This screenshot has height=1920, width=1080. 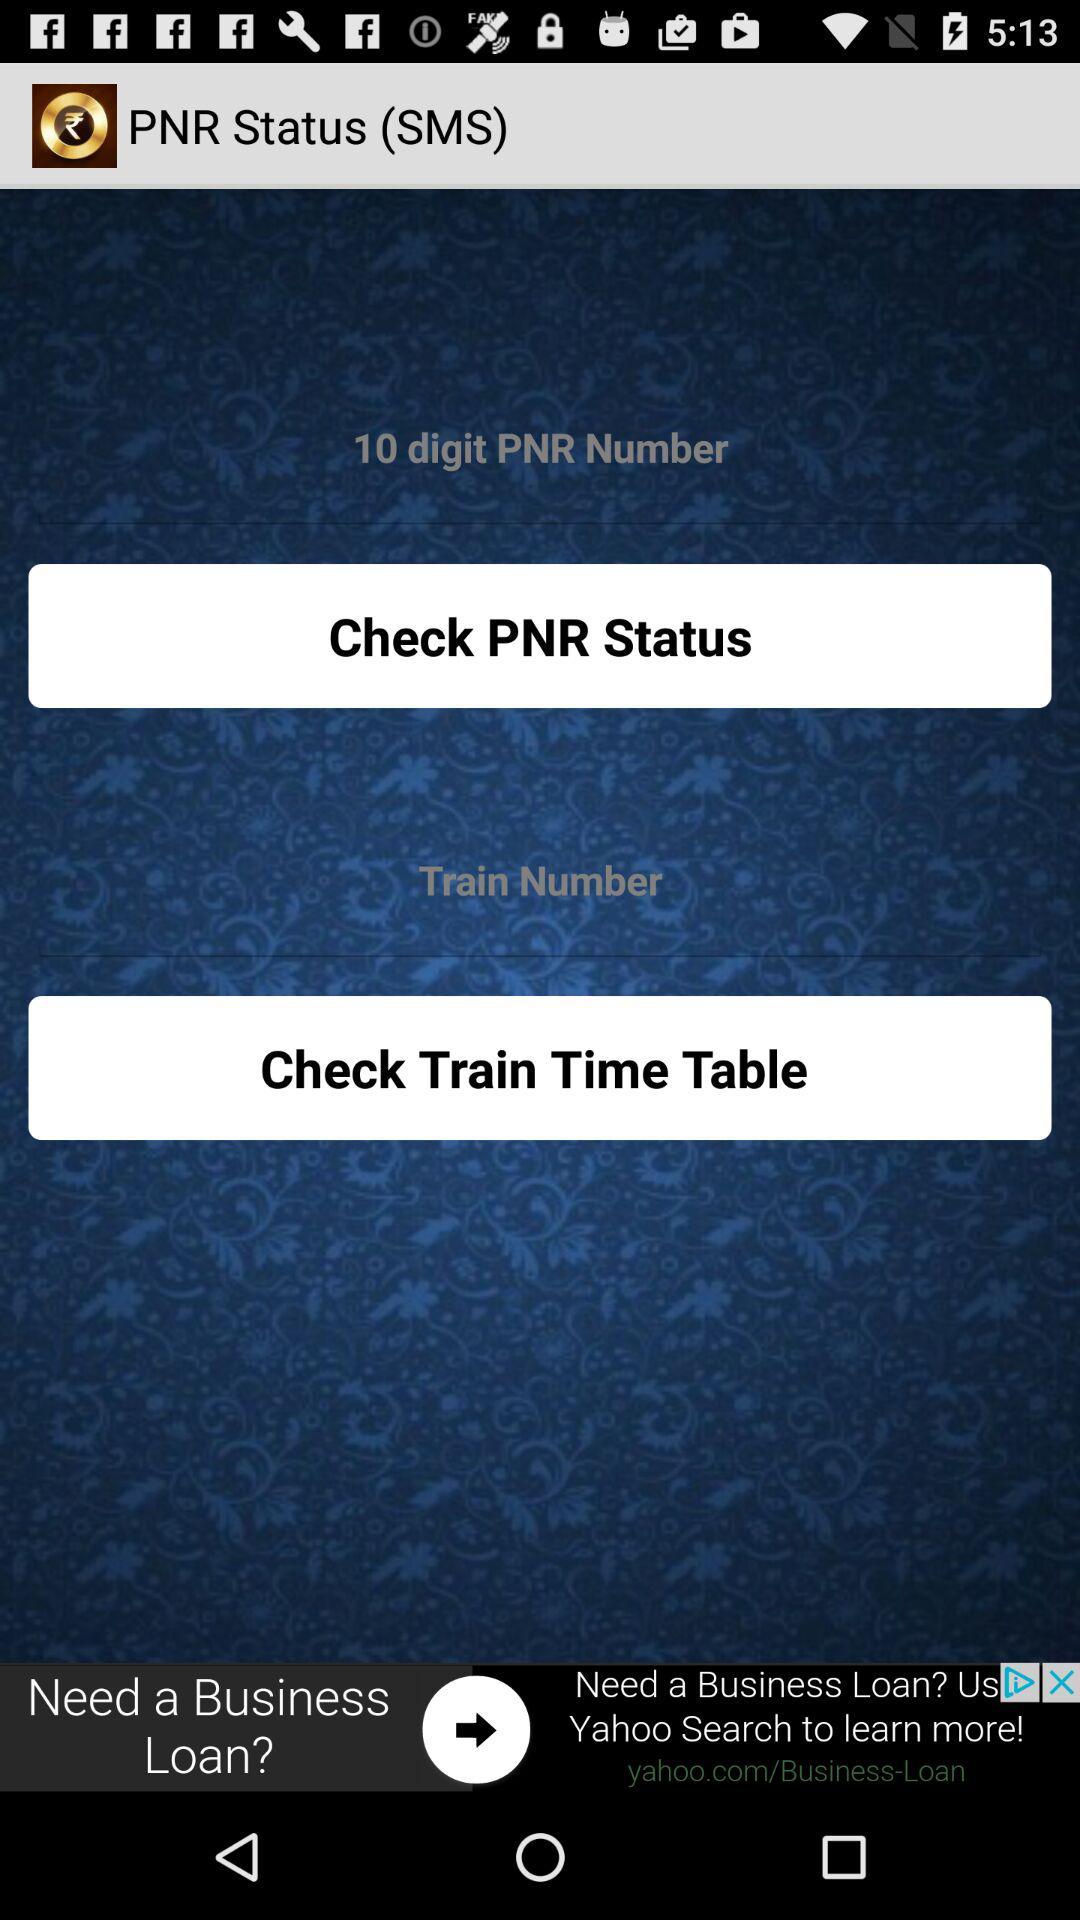 What do you see at coordinates (540, 1727) in the screenshot?
I see `click on advertisement to external website` at bounding box center [540, 1727].